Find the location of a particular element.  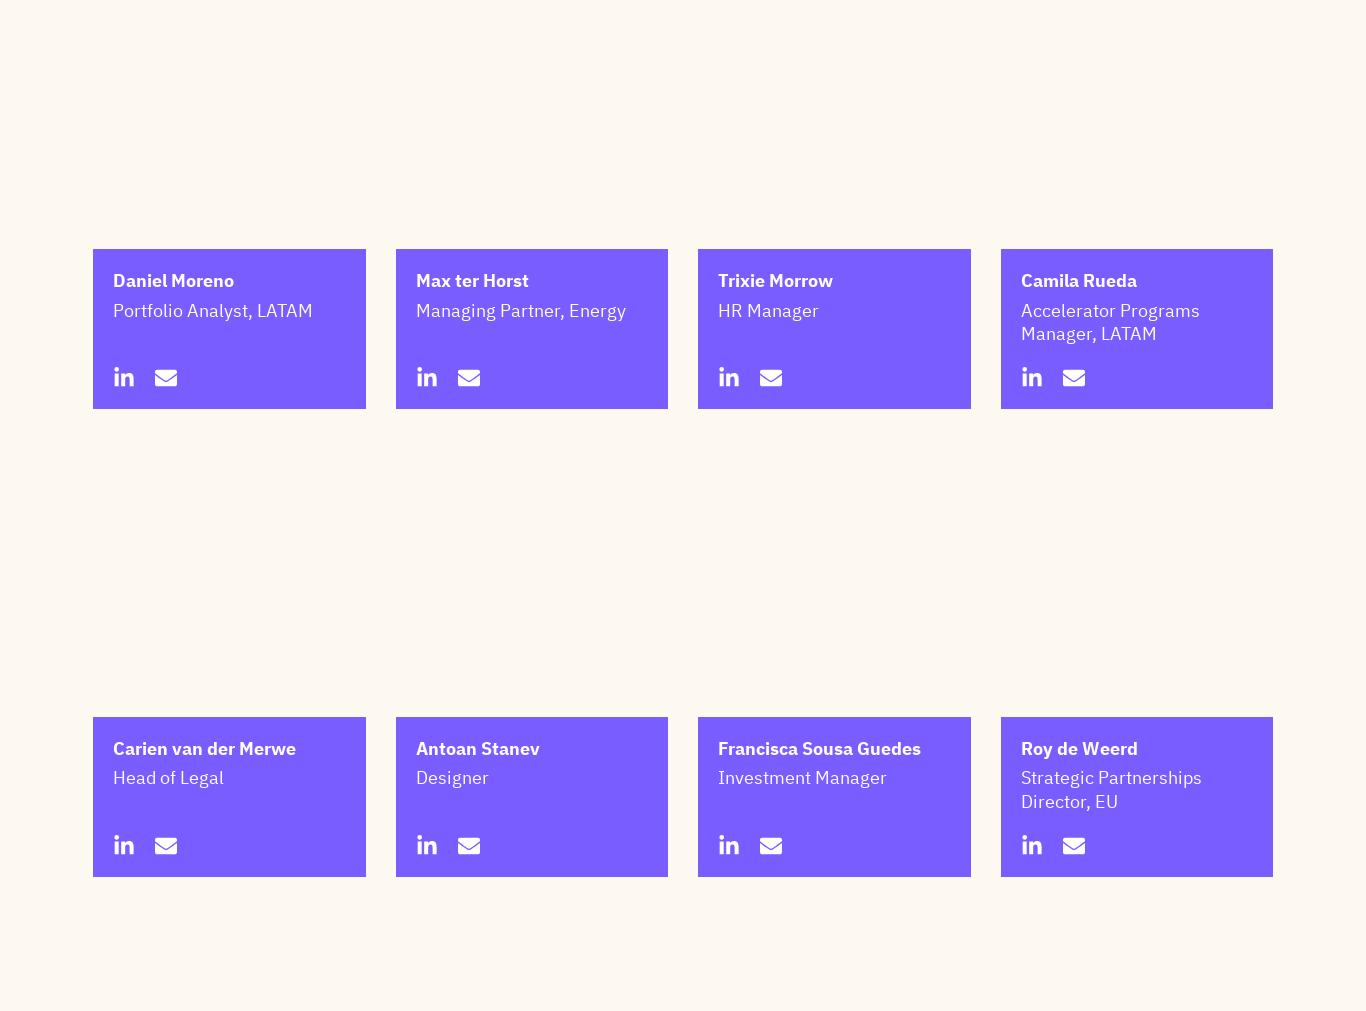

'Carien van der Merwe' is located at coordinates (203, 847).